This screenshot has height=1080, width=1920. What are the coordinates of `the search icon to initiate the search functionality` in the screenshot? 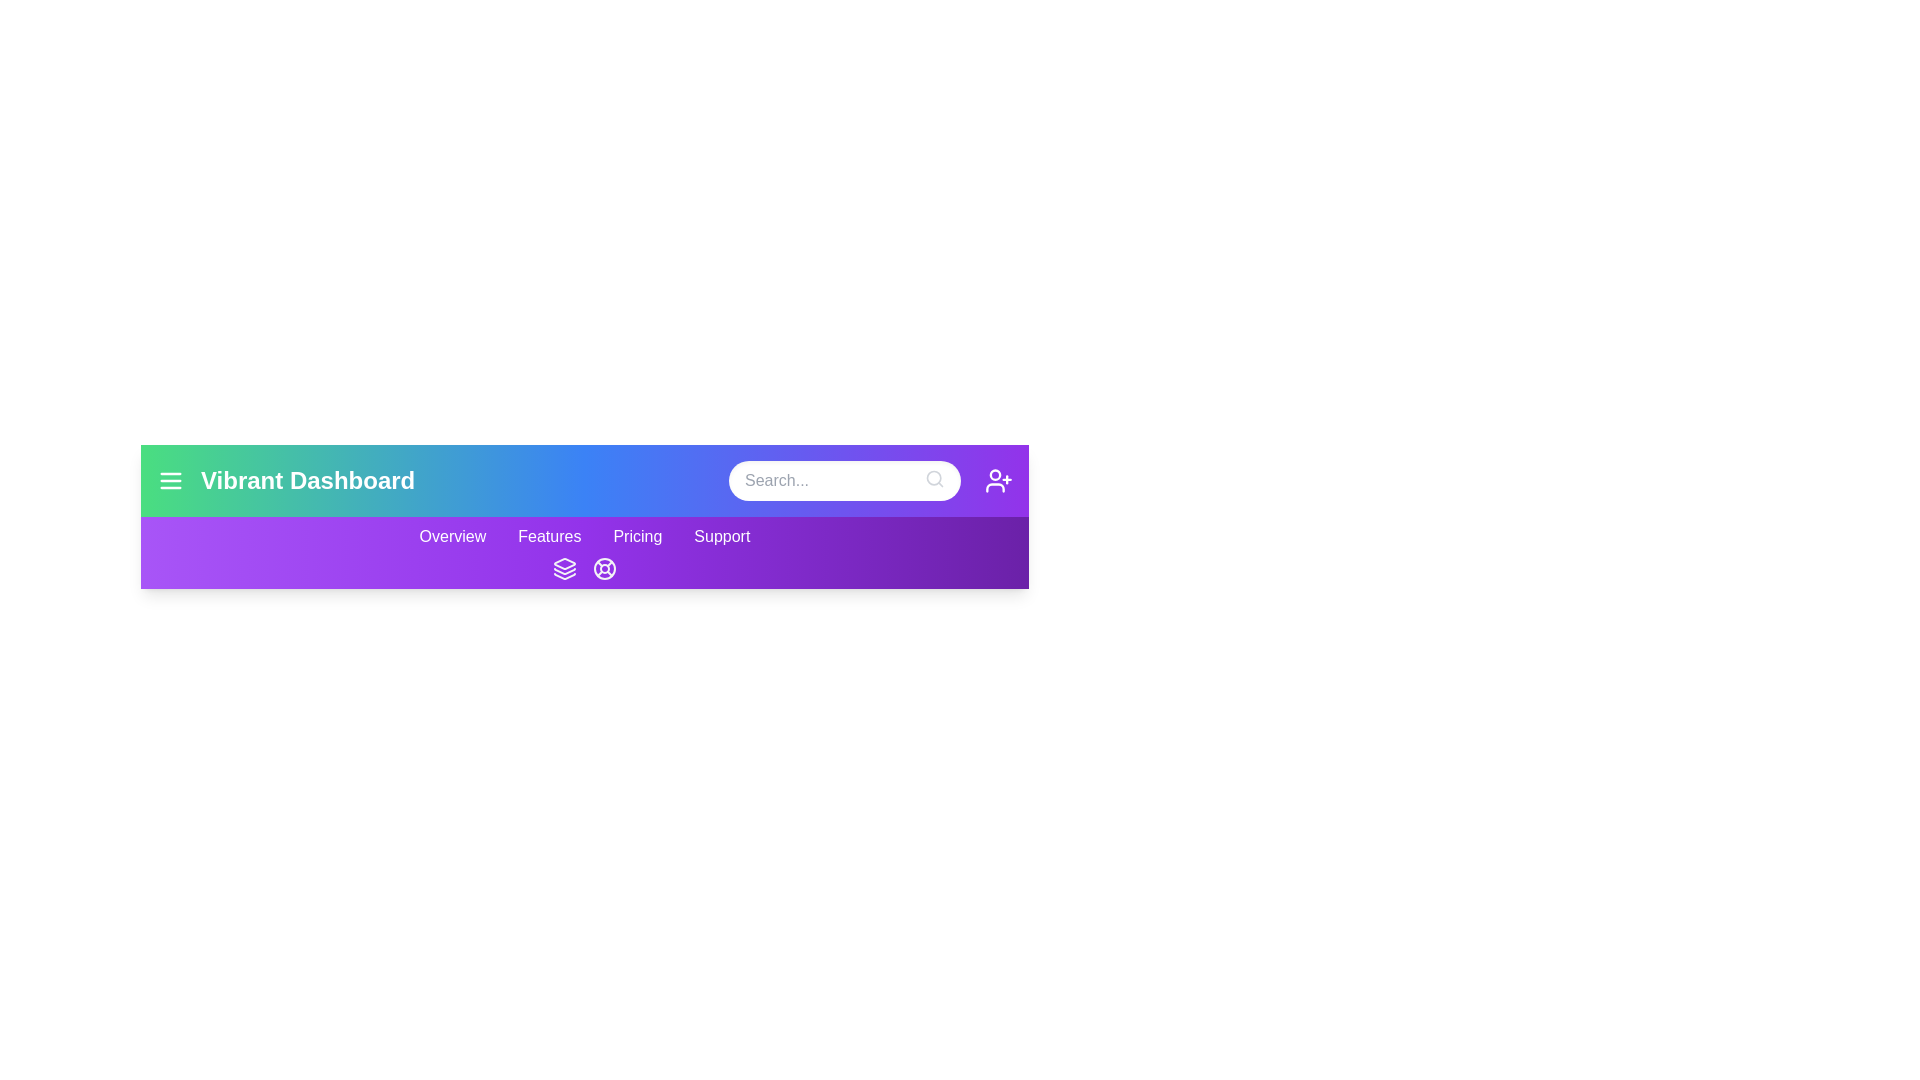 It's located at (934, 478).